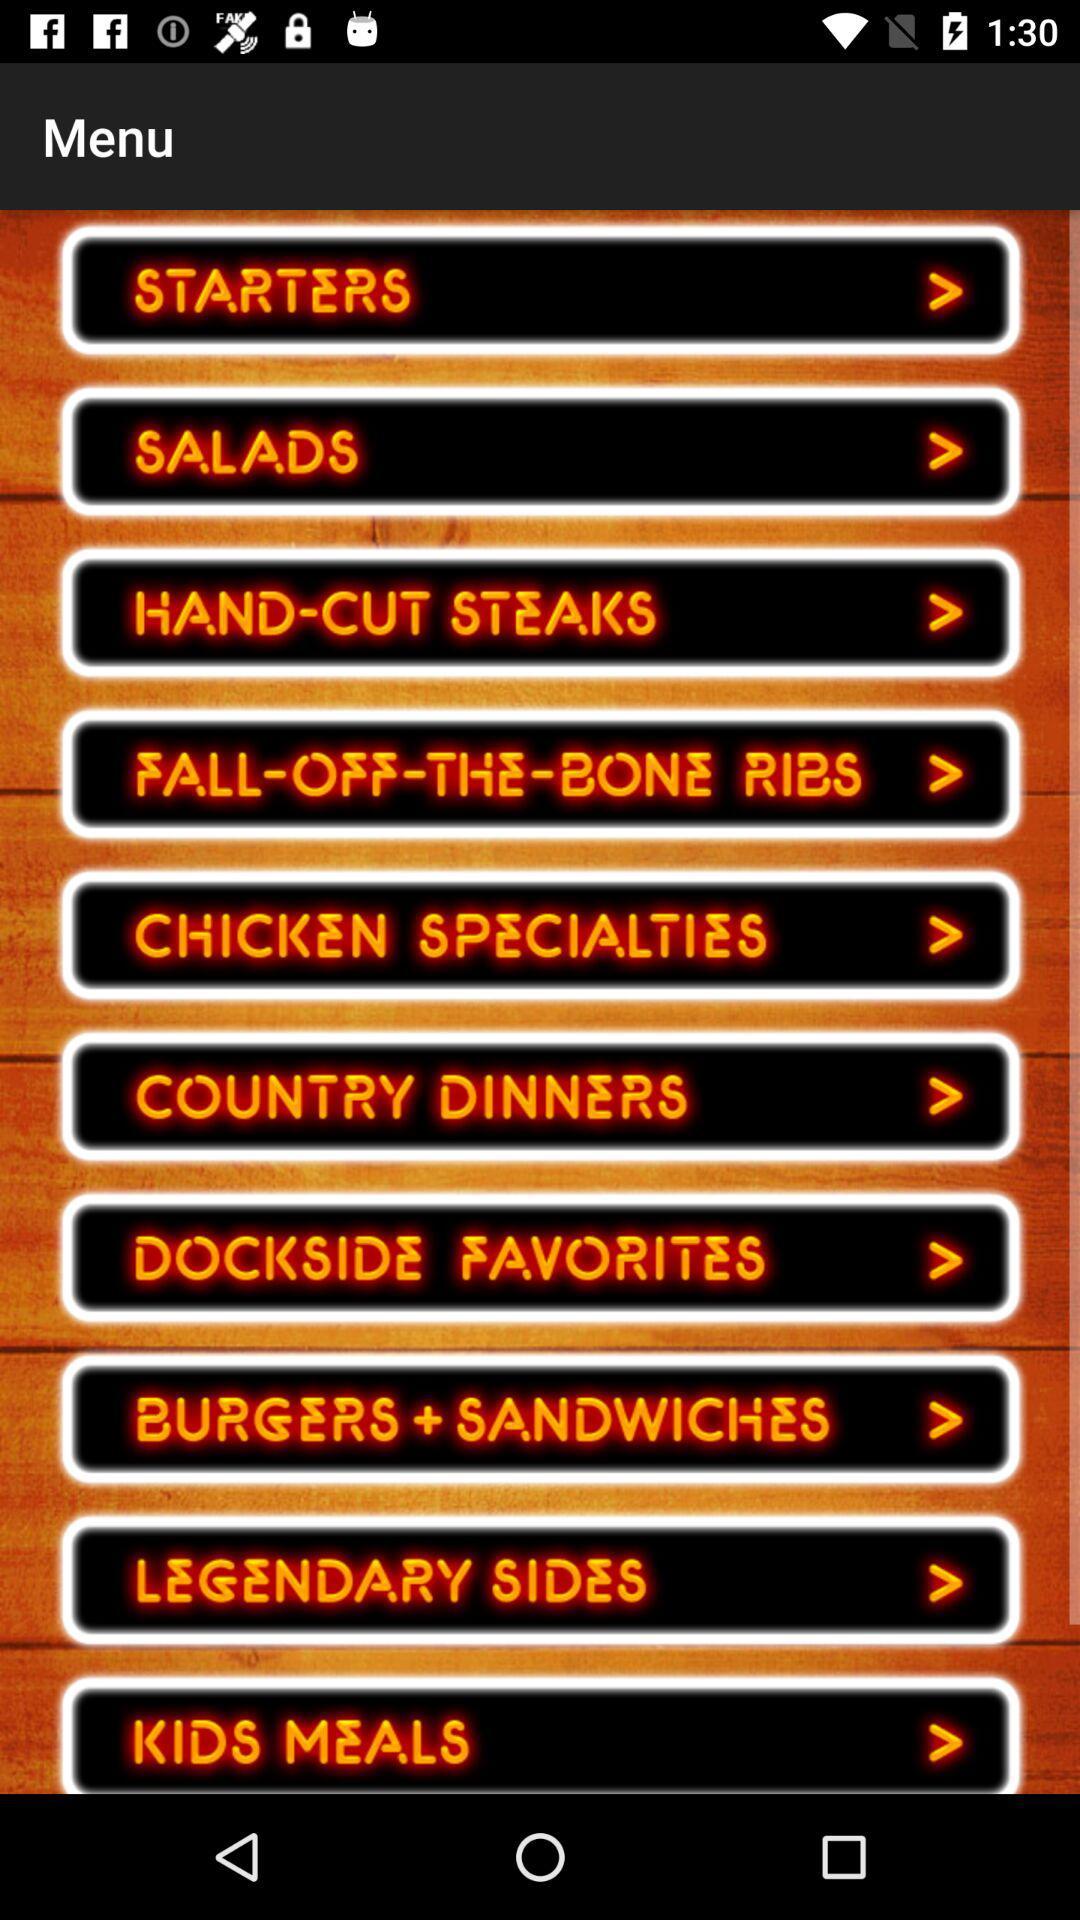  I want to click on choose food, so click(540, 612).